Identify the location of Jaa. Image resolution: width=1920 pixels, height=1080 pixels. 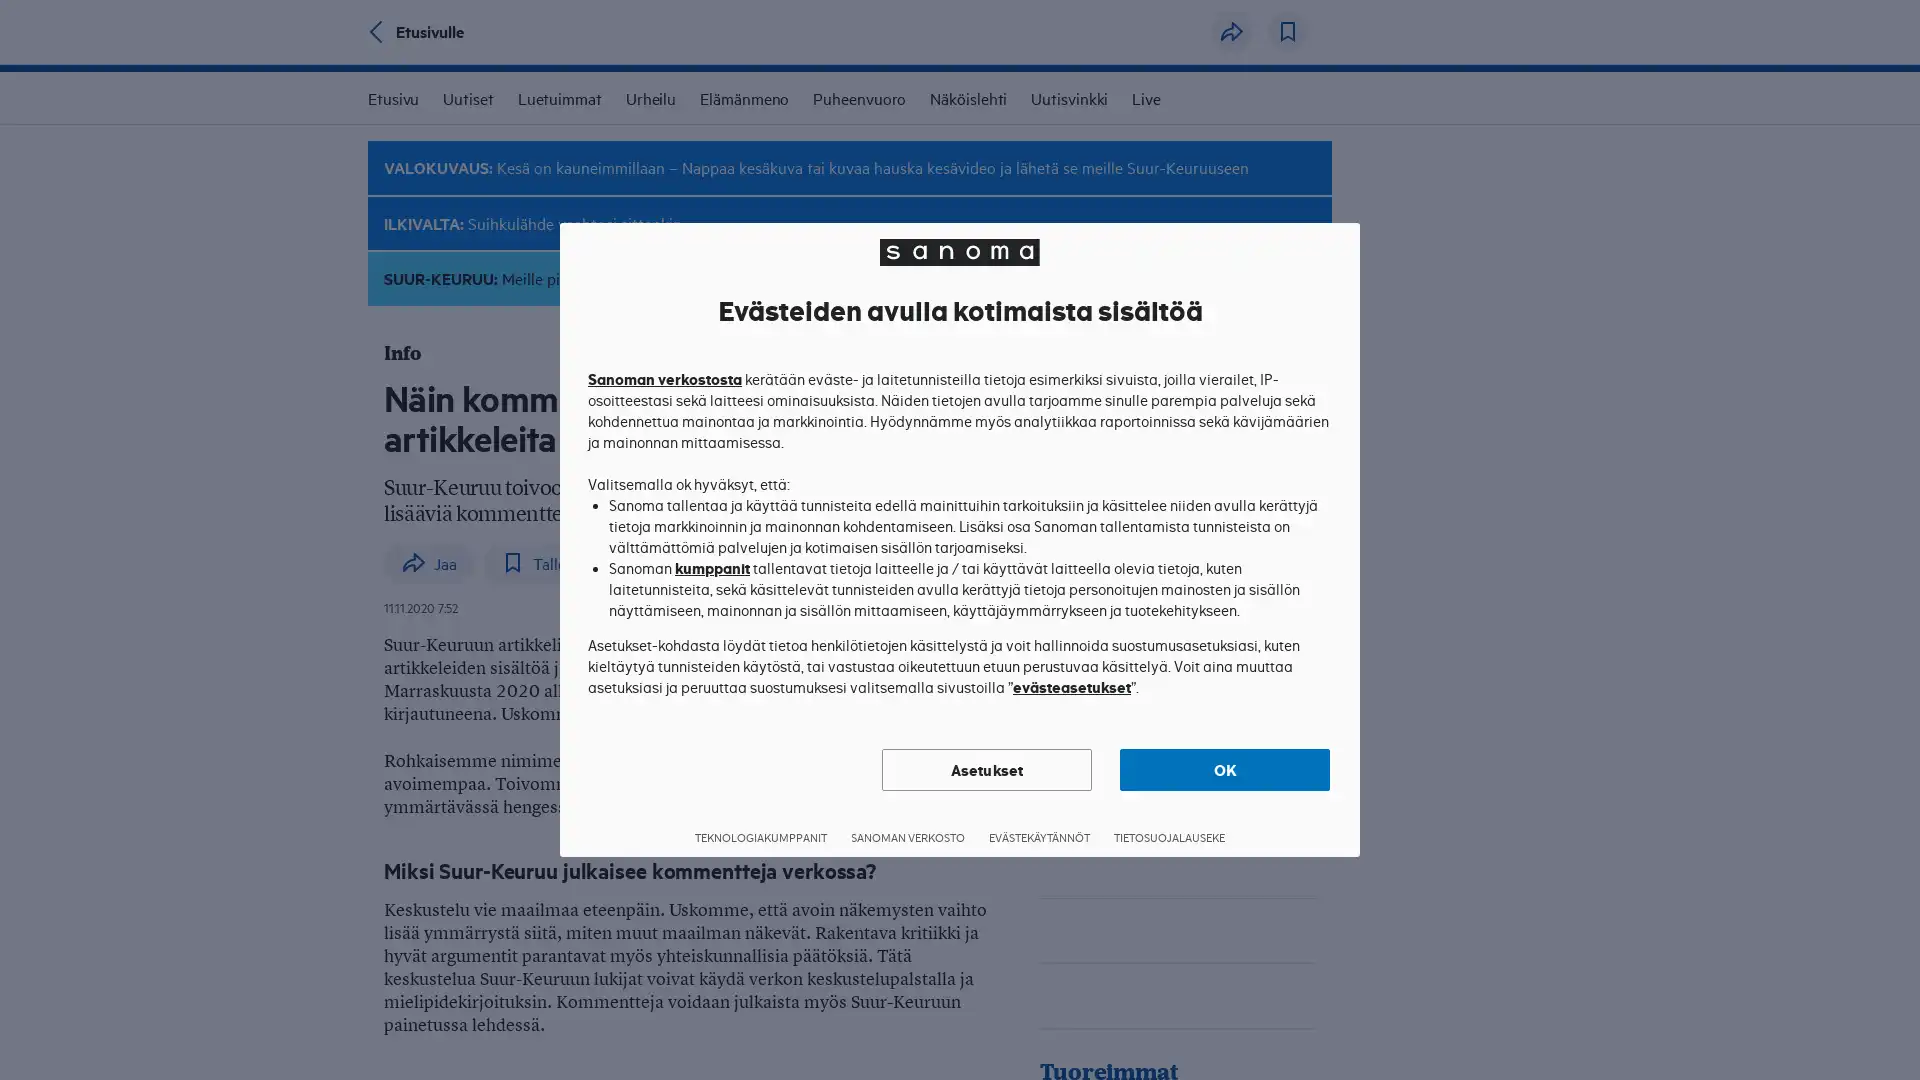
(1231, 31).